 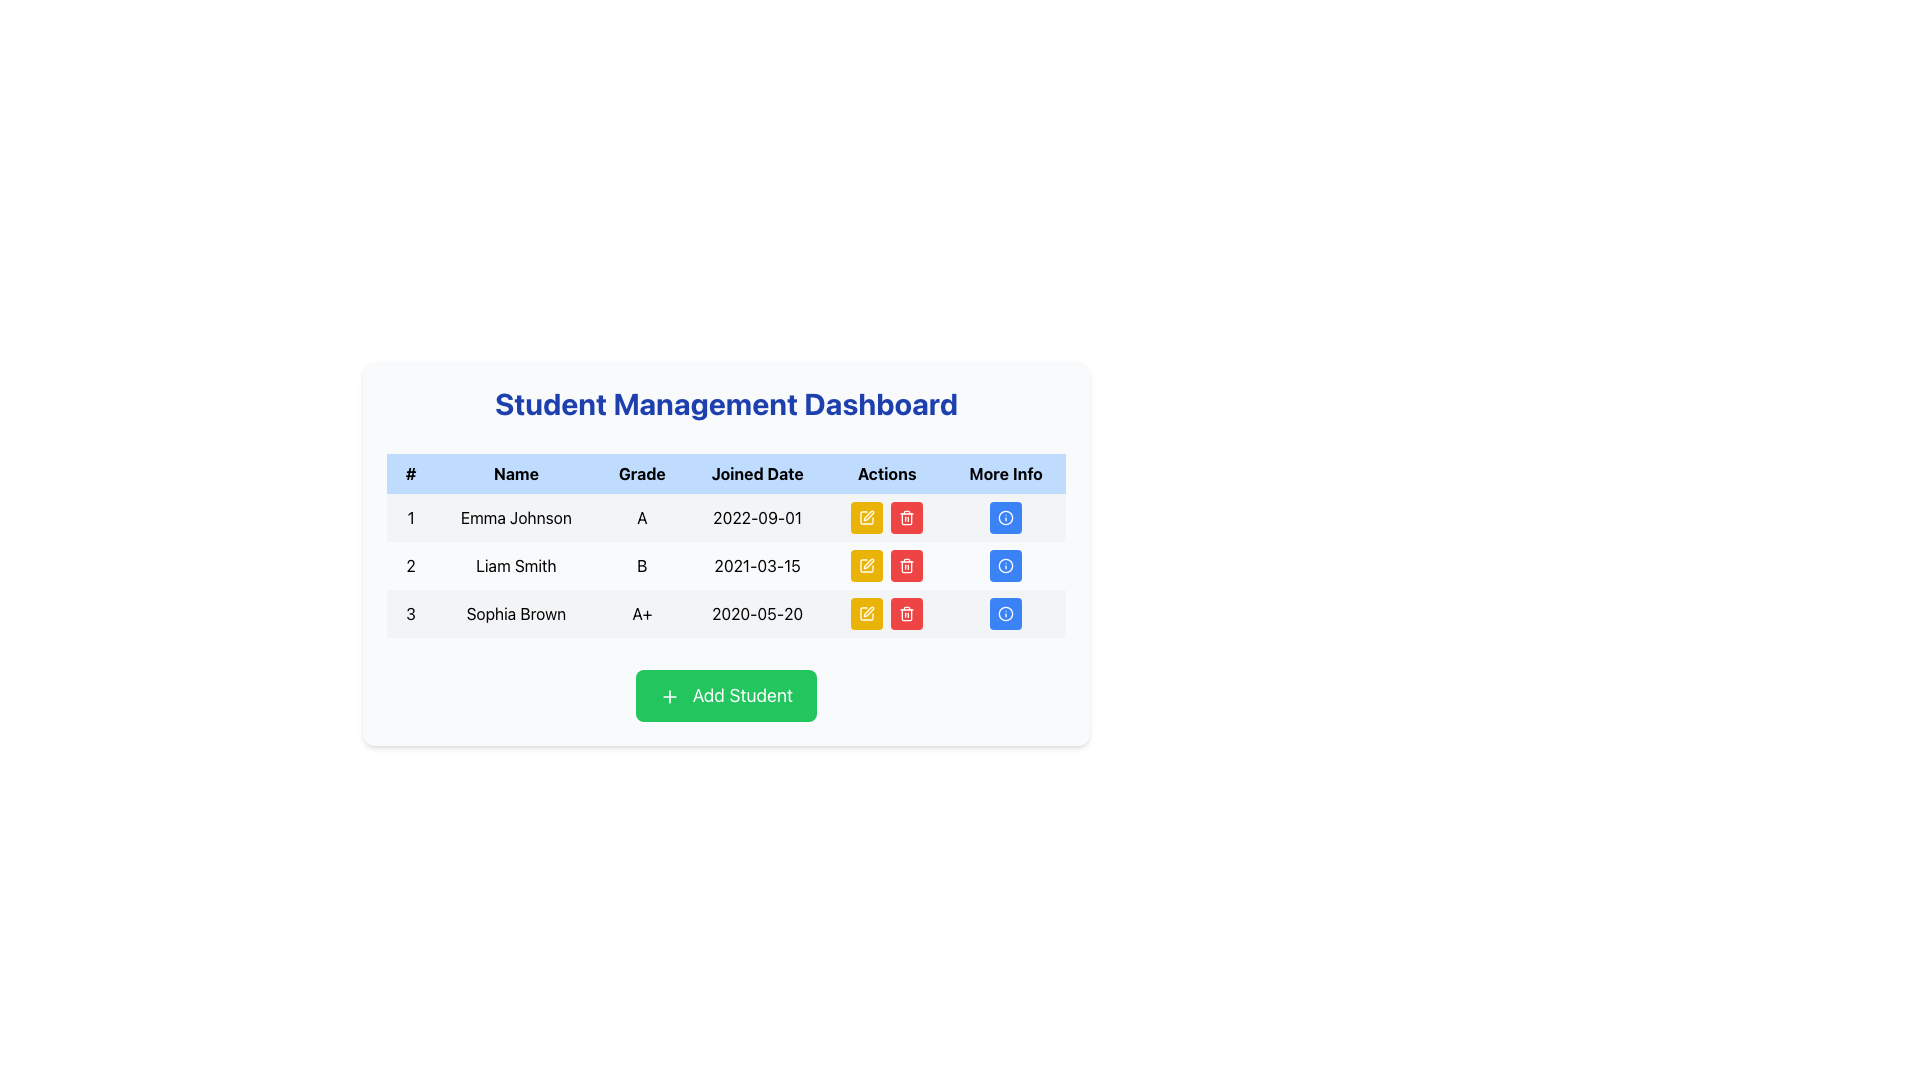 What do you see at coordinates (868, 515) in the screenshot?
I see `the edit icon represented by a small outlined circle with a pen icon in the 'Actions' column of the second row for 'Liam Smith'` at bounding box center [868, 515].